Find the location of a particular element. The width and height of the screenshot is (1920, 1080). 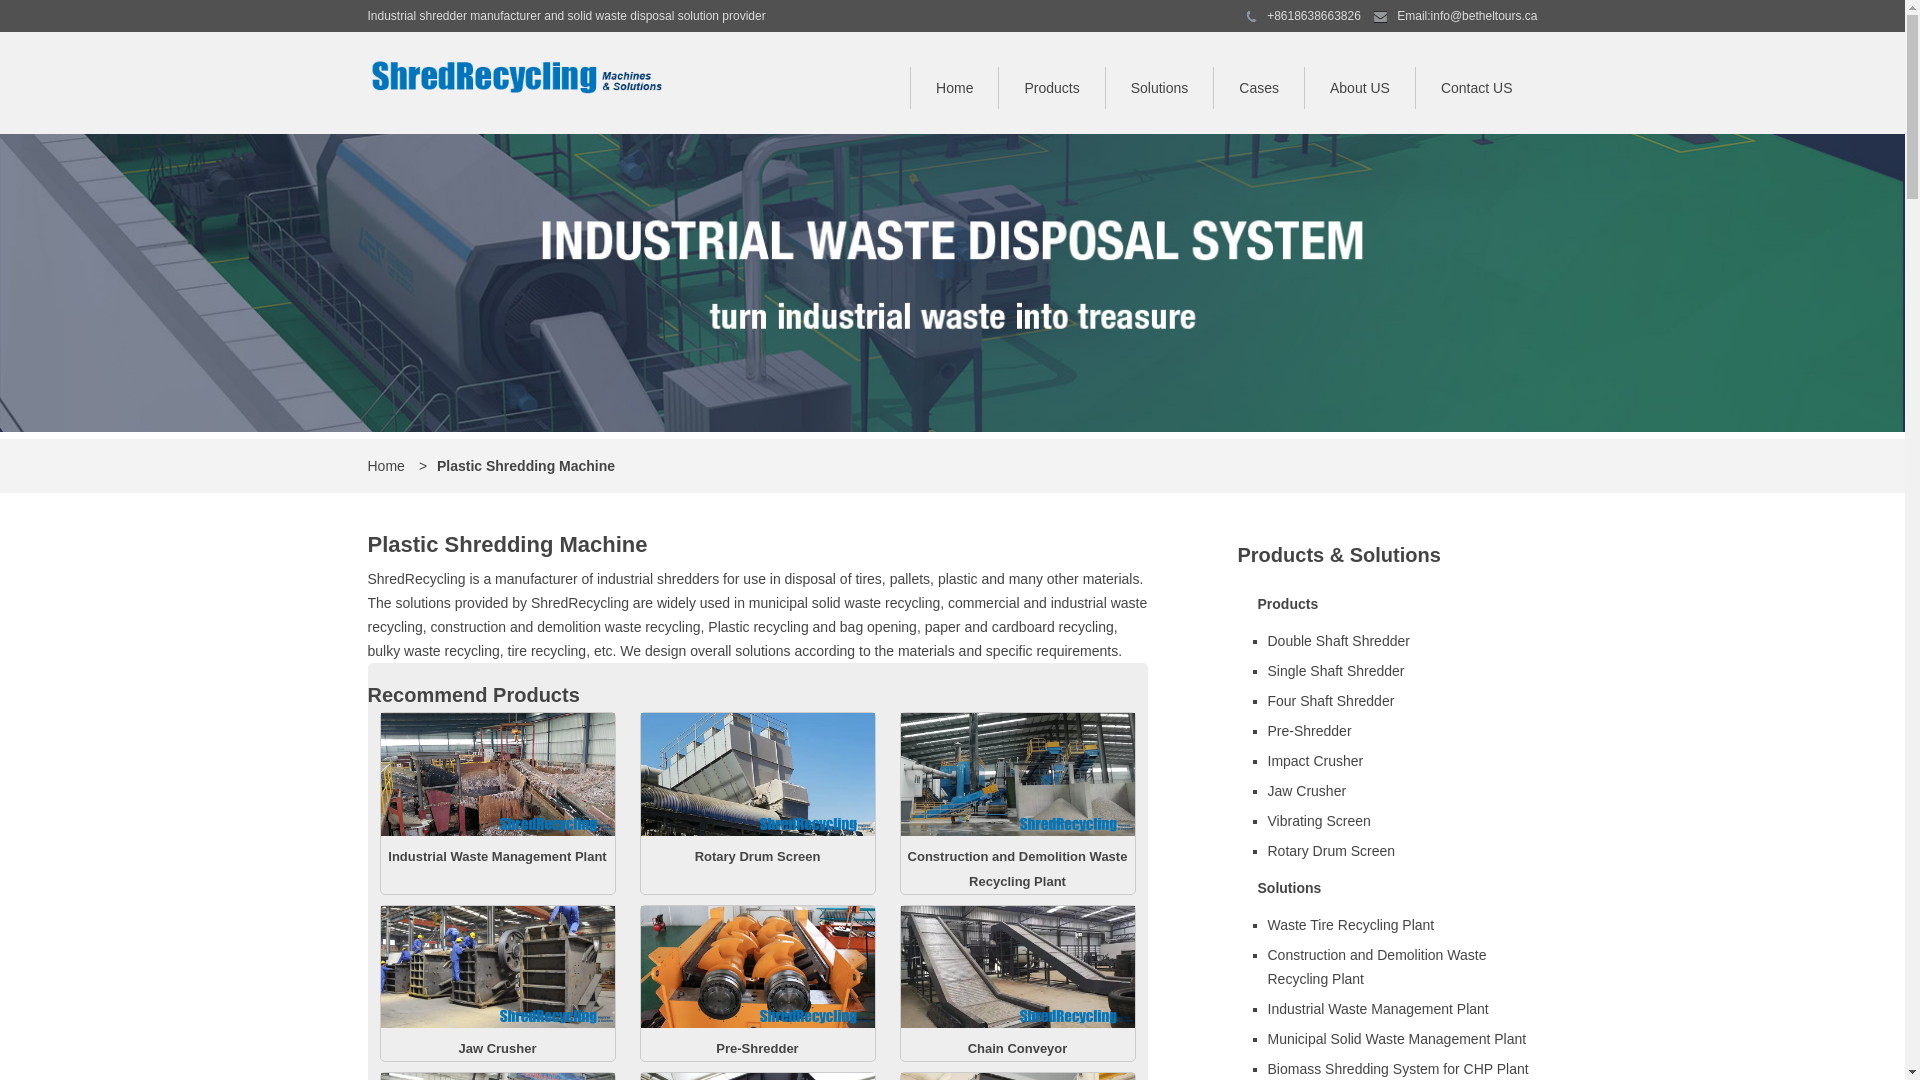

'Vibrating Screen' is located at coordinates (1399, 821).